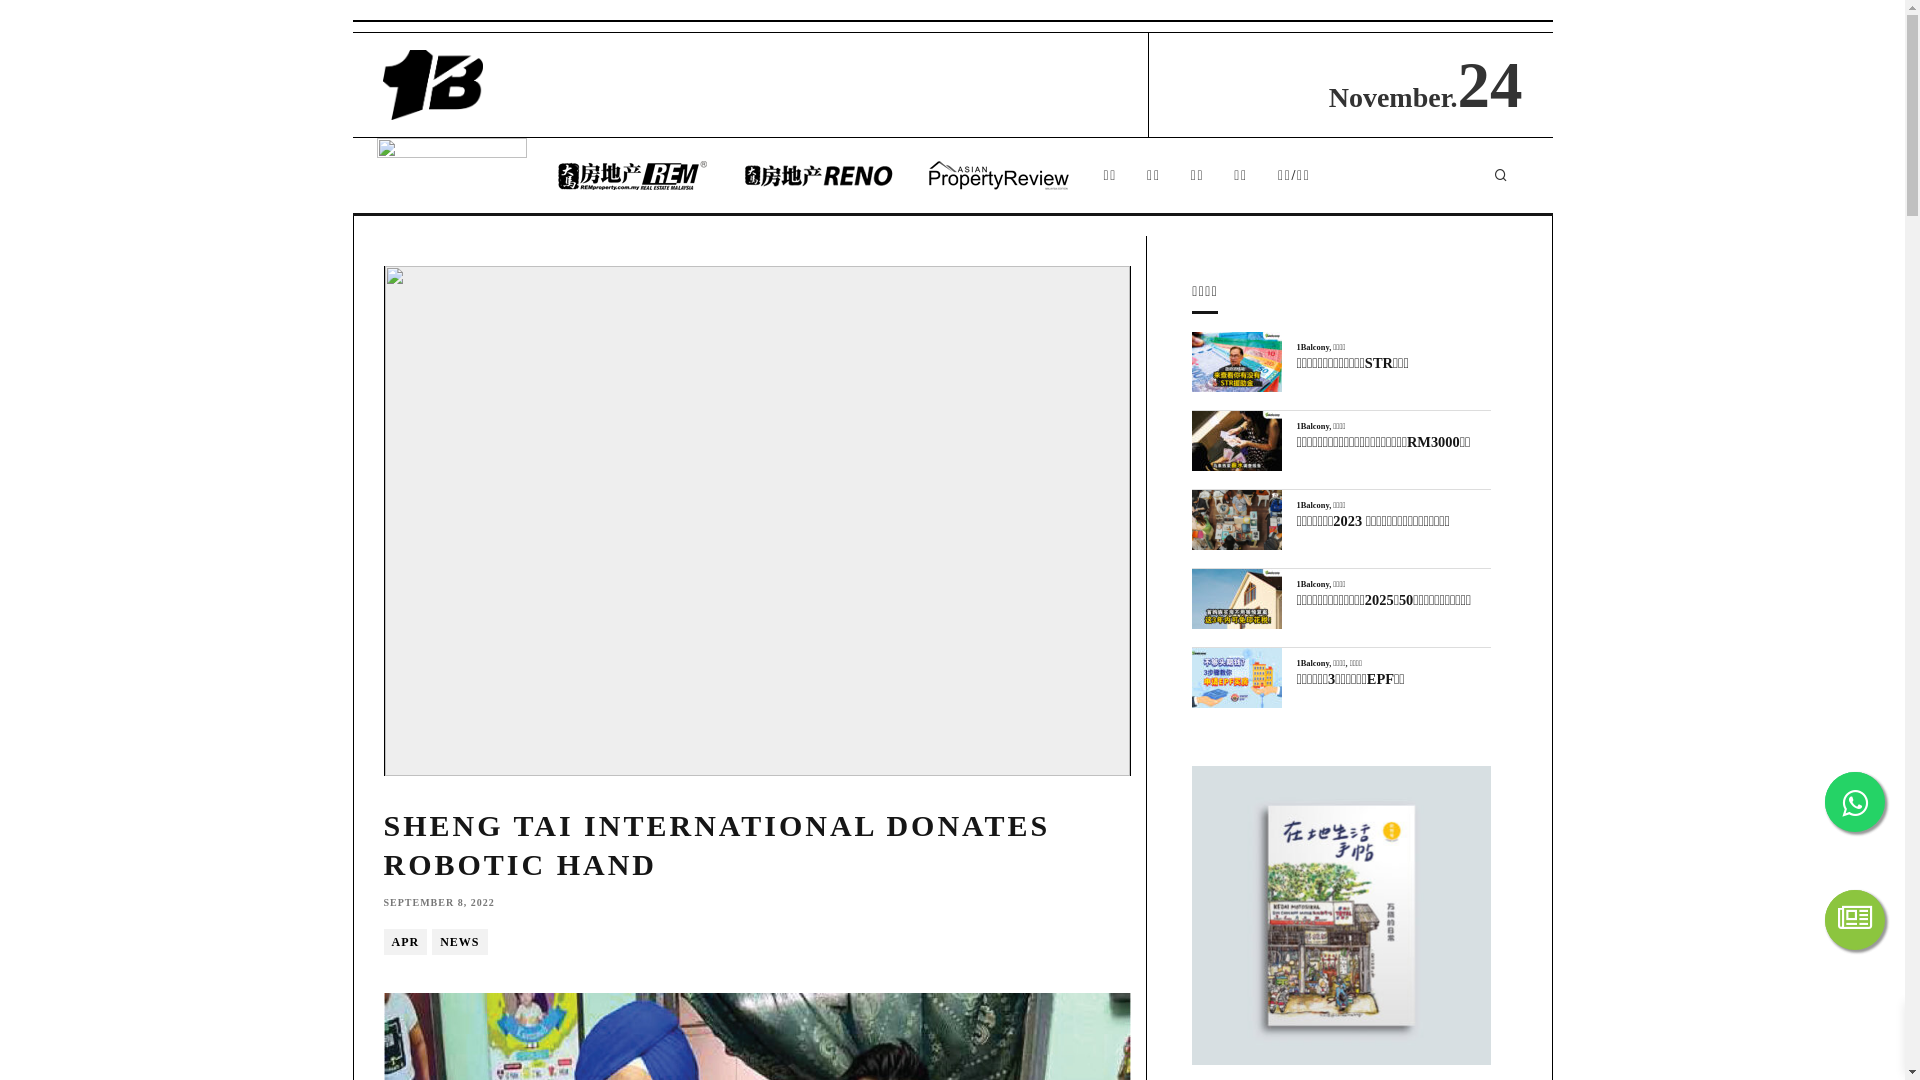 The height and width of the screenshot is (1080, 1920). What do you see at coordinates (384, 941) in the screenshot?
I see `'APR'` at bounding box center [384, 941].